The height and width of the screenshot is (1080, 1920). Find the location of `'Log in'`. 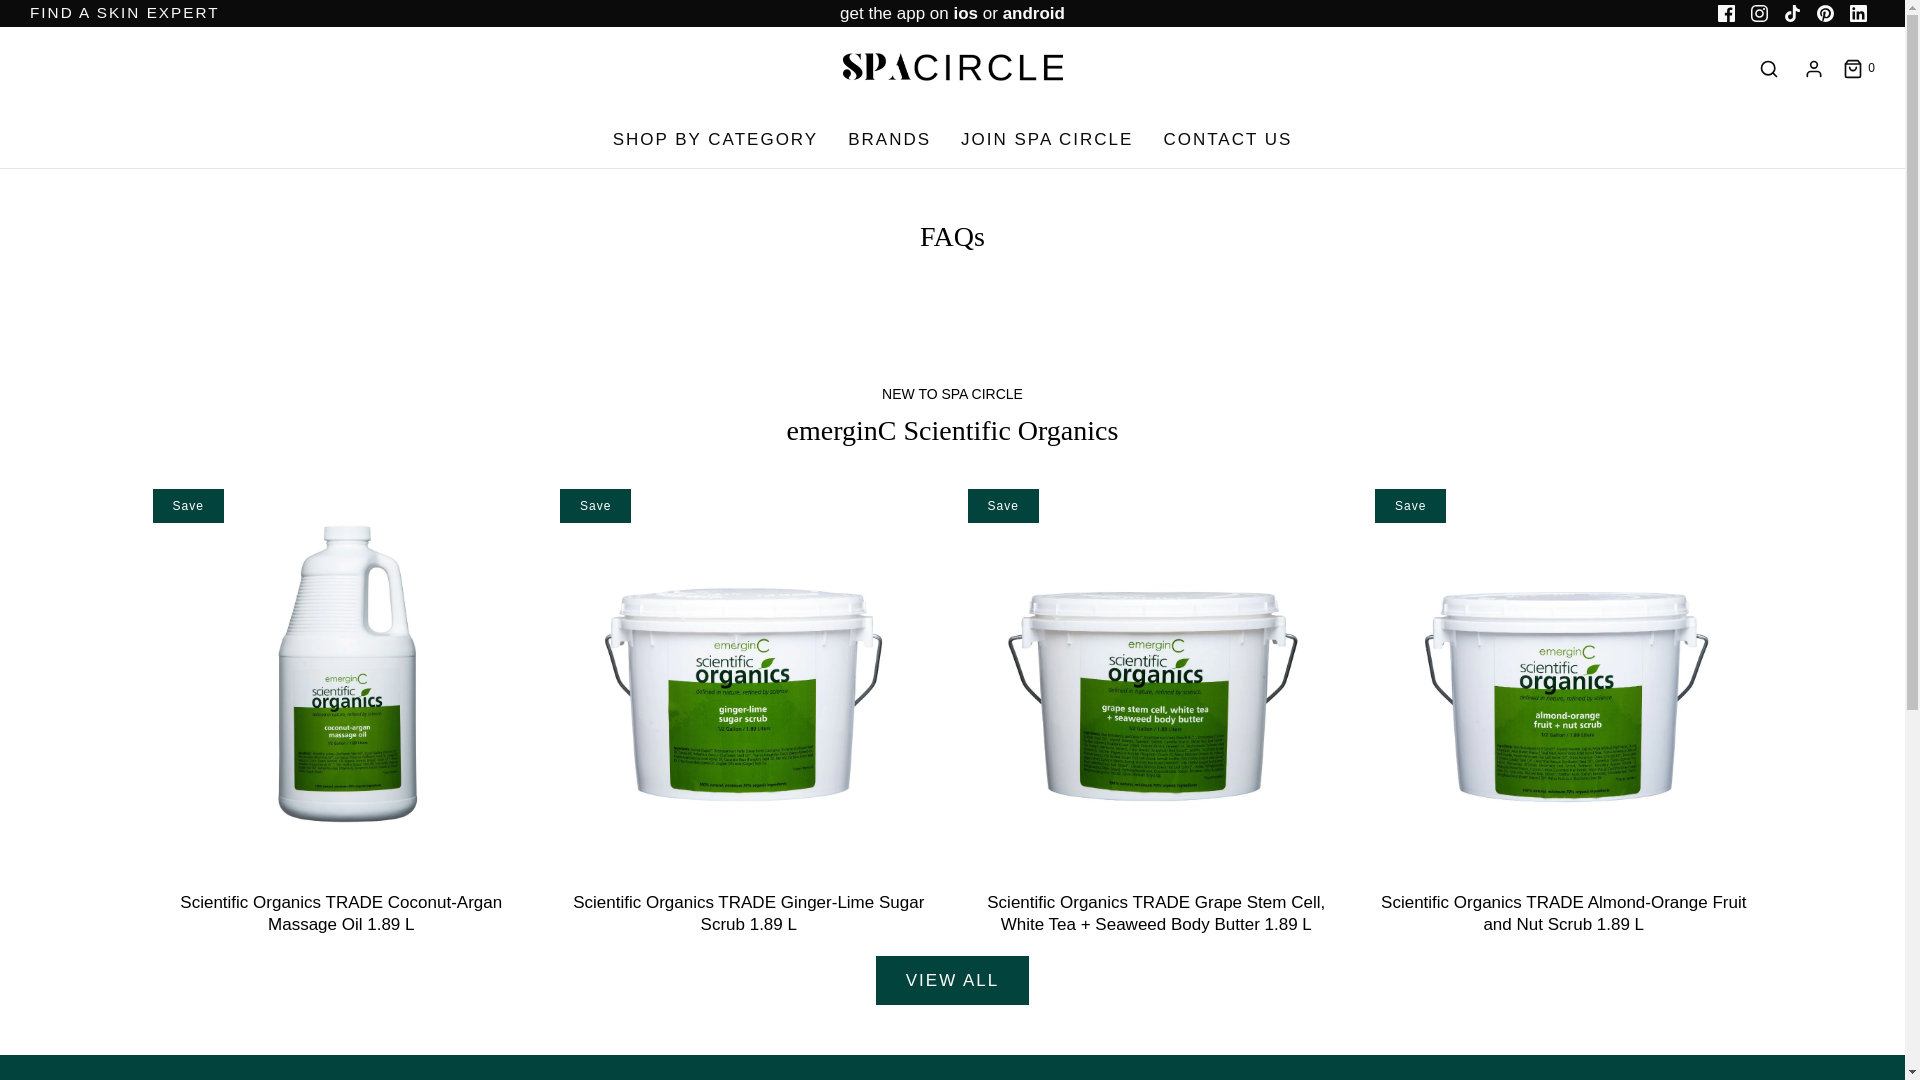

'Log in' is located at coordinates (1814, 68).